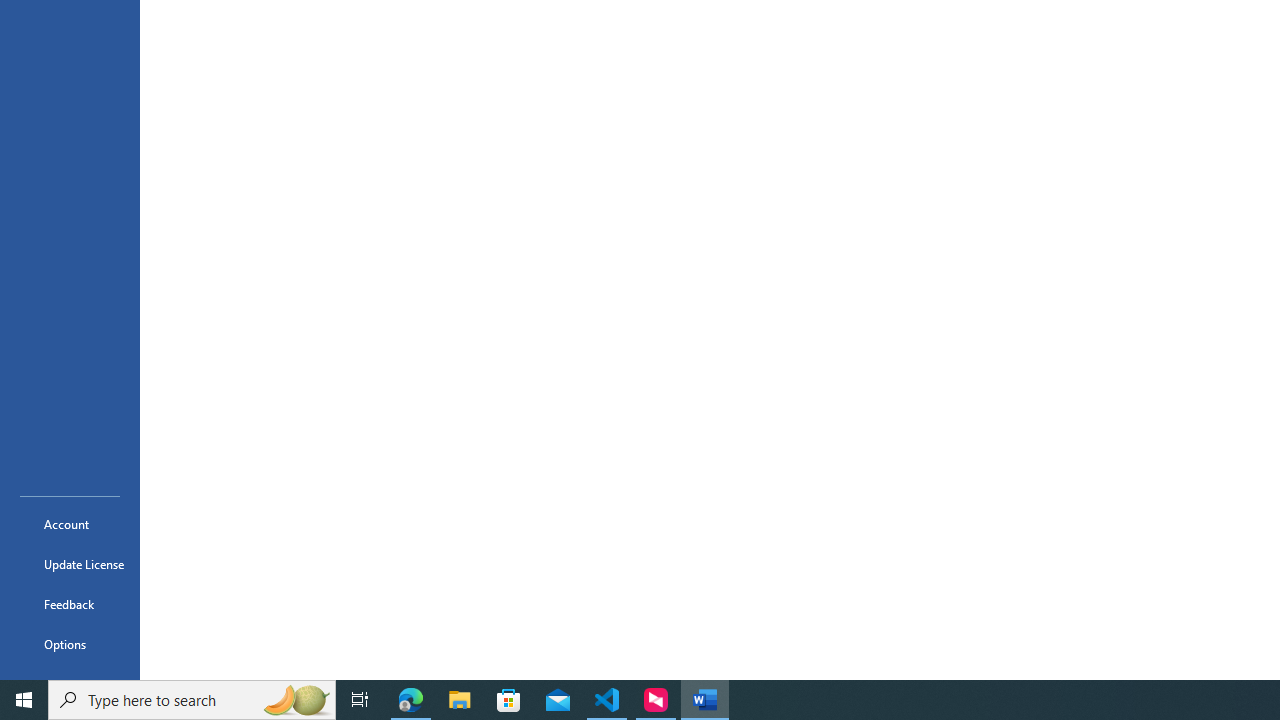 Image resolution: width=1280 pixels, height=720 pixels. Describe the element at coordinates (69, 523) in the screenshot. I see `'Account'` at that location.